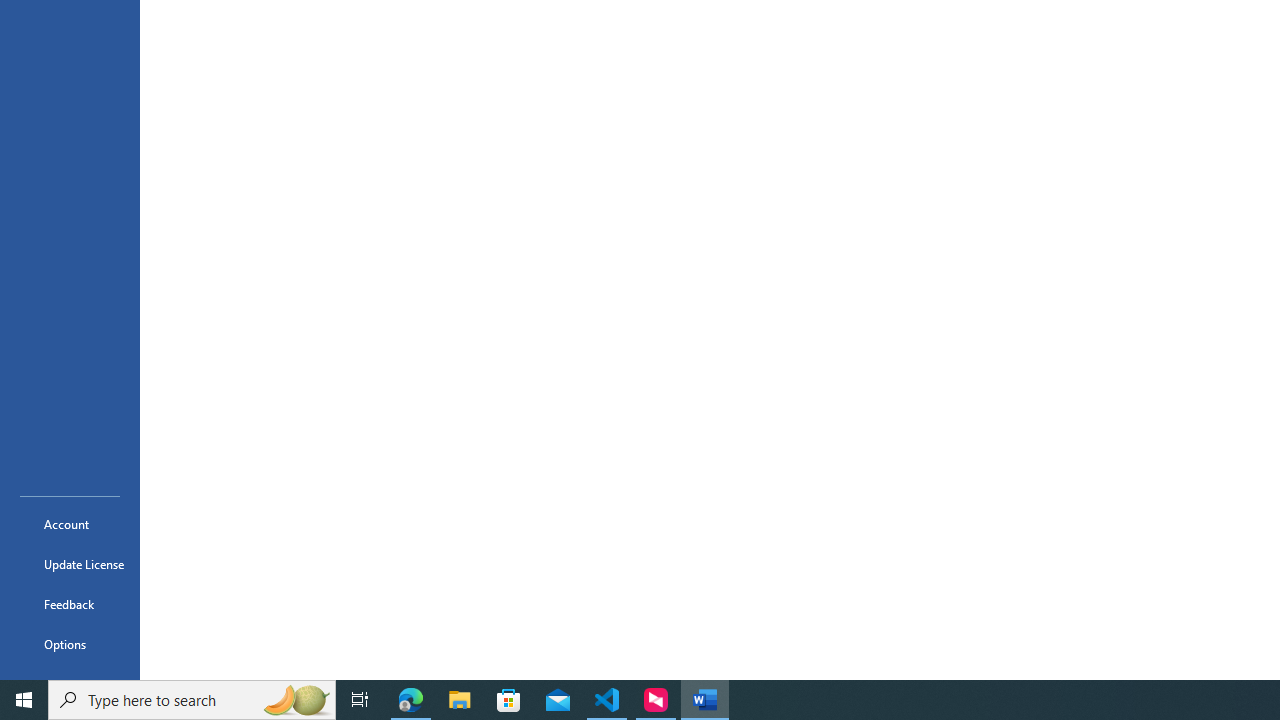 Image resolution: width=1280 pixels, height=720 pixels. Describe the element at coordinates (69, 523) in the screenshot. I see `'Account'` at that location.